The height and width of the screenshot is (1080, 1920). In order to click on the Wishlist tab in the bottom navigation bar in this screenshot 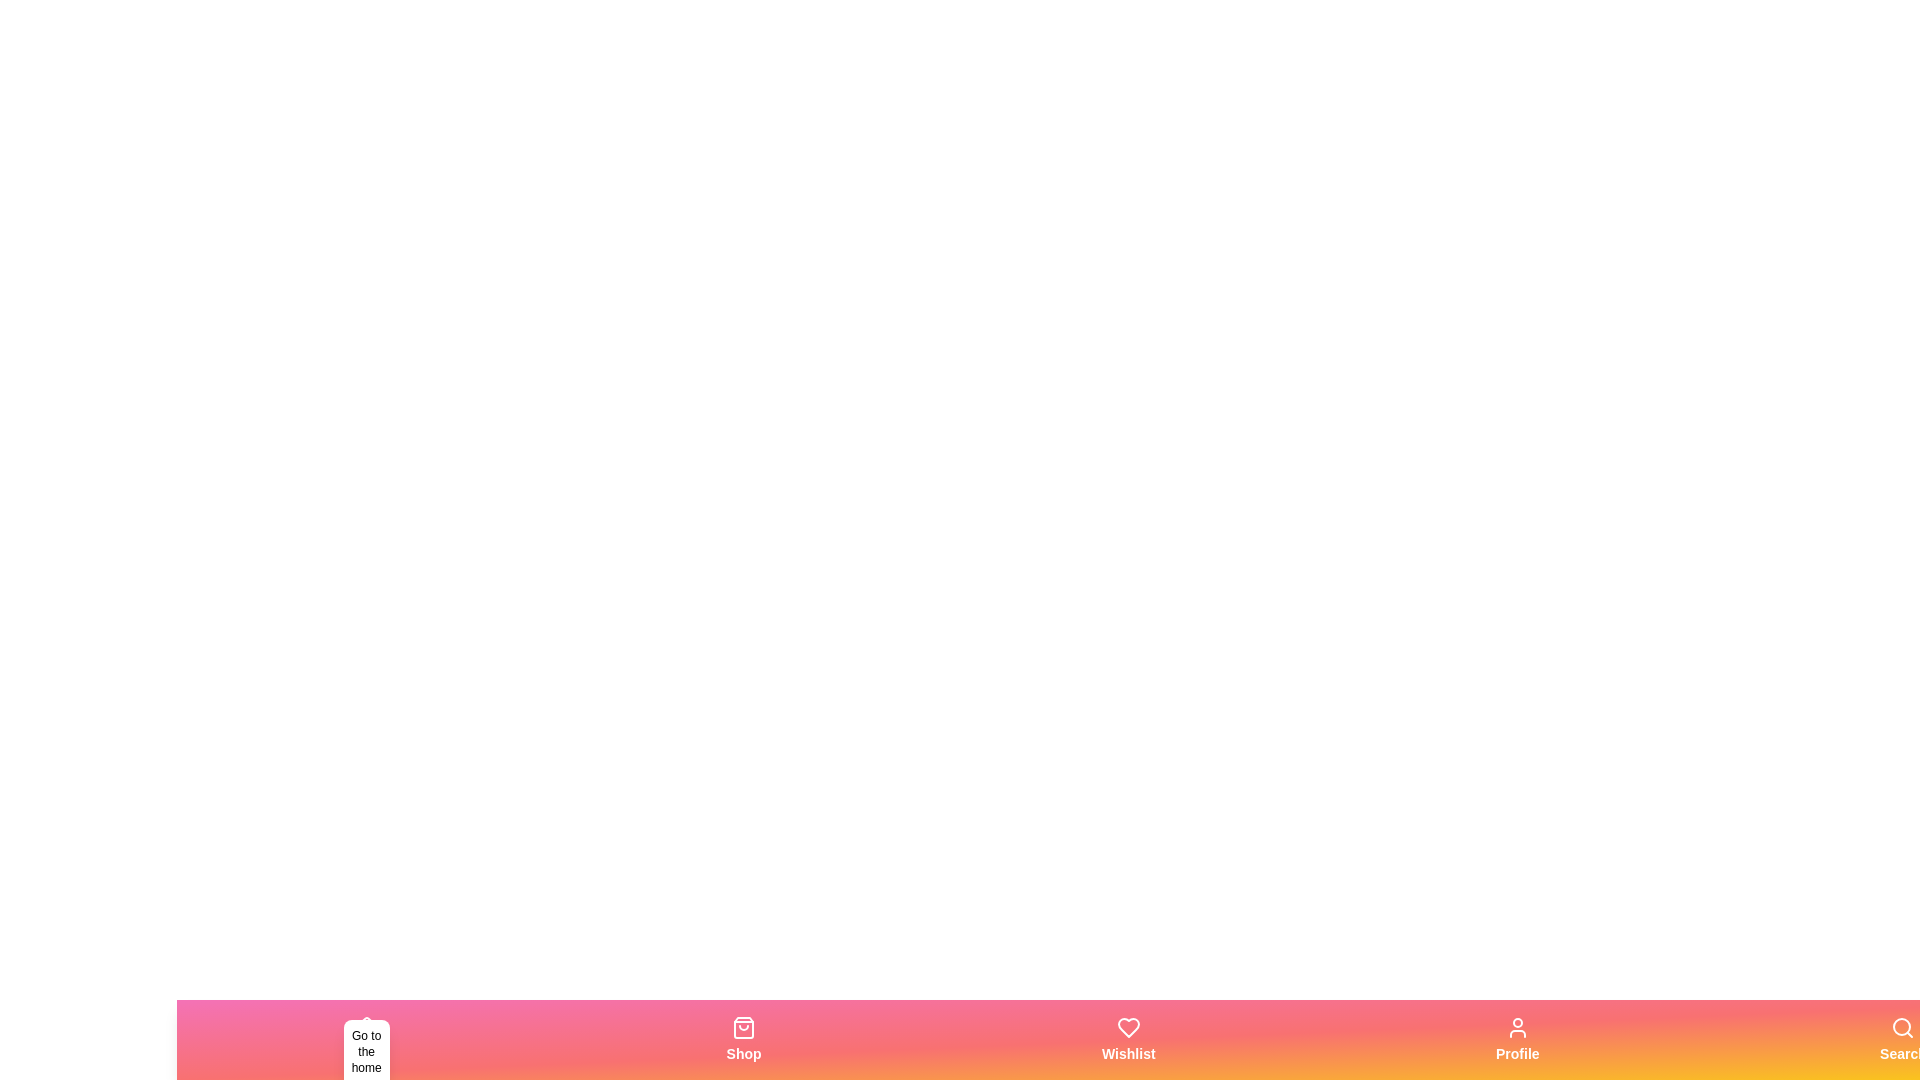, I will do `click(1128, 1039)`.